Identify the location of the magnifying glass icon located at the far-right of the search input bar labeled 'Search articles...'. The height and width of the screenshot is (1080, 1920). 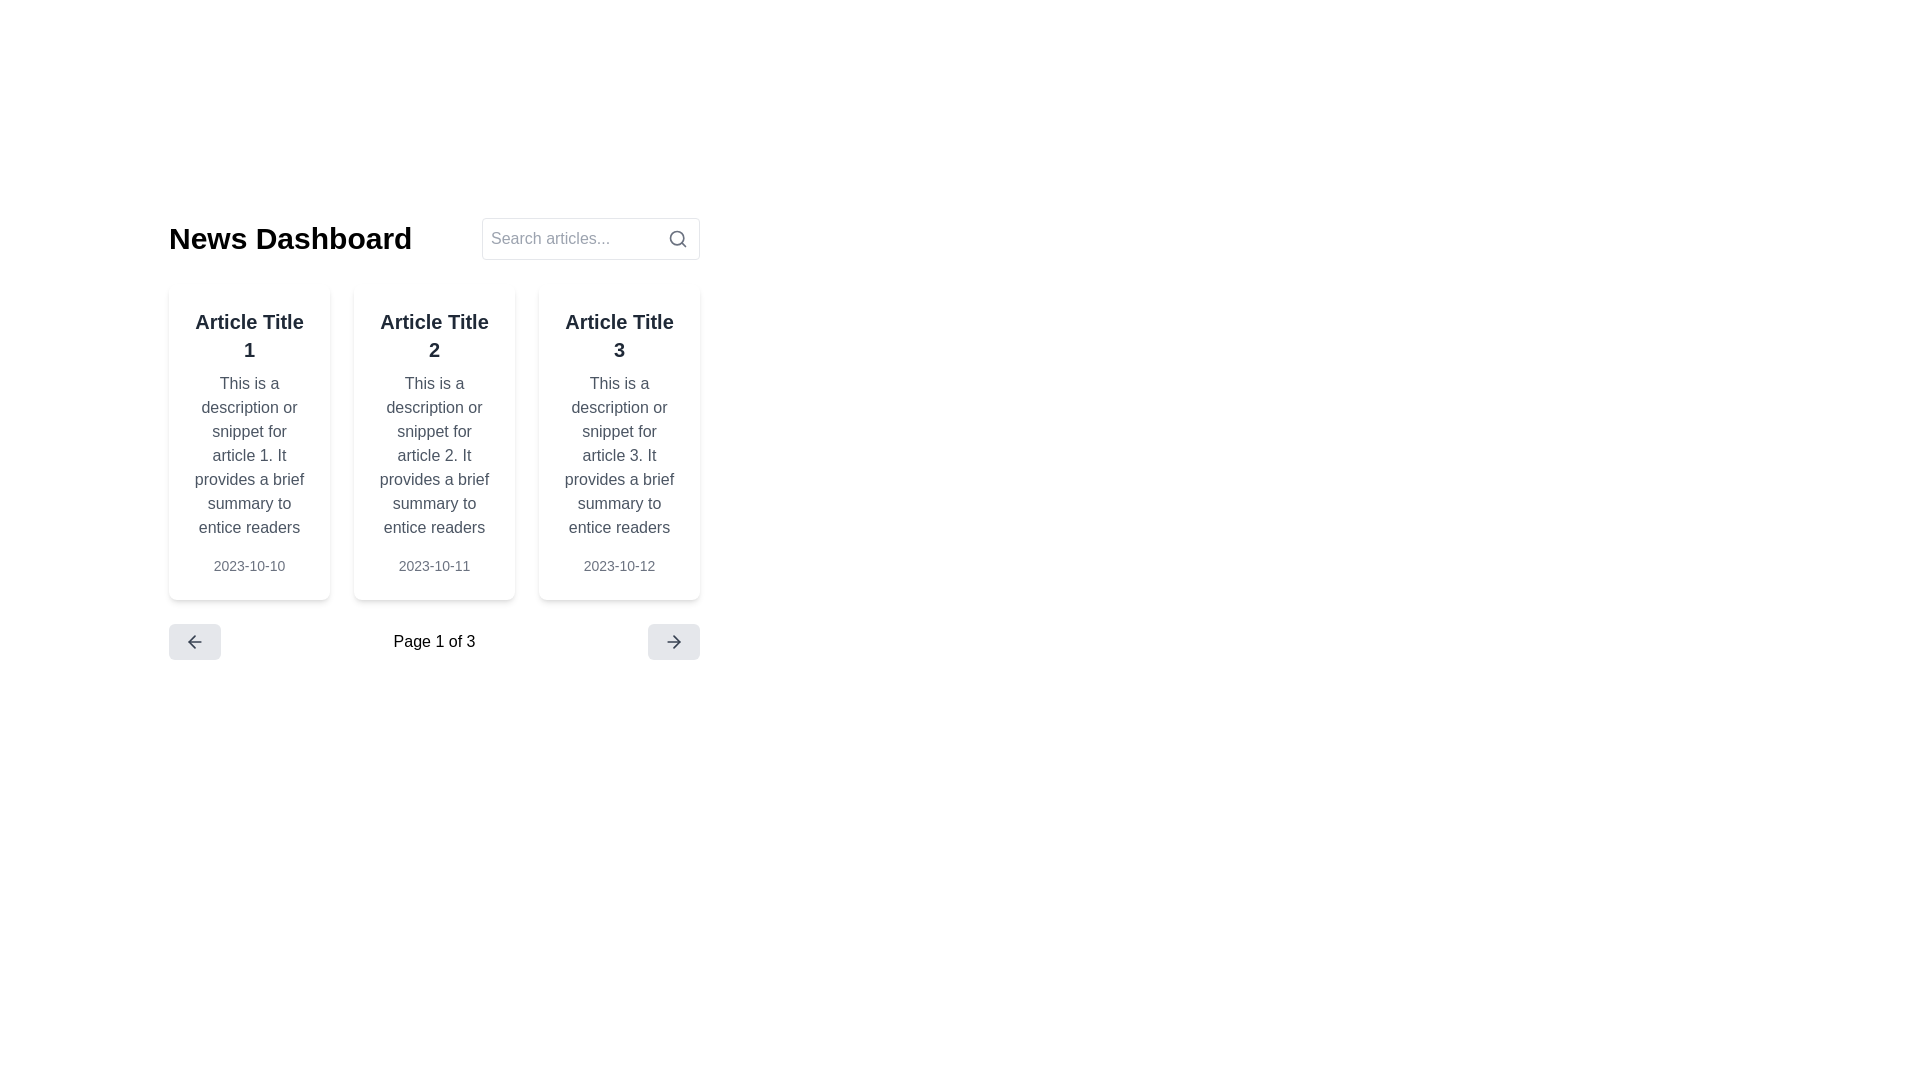
(677, 238).